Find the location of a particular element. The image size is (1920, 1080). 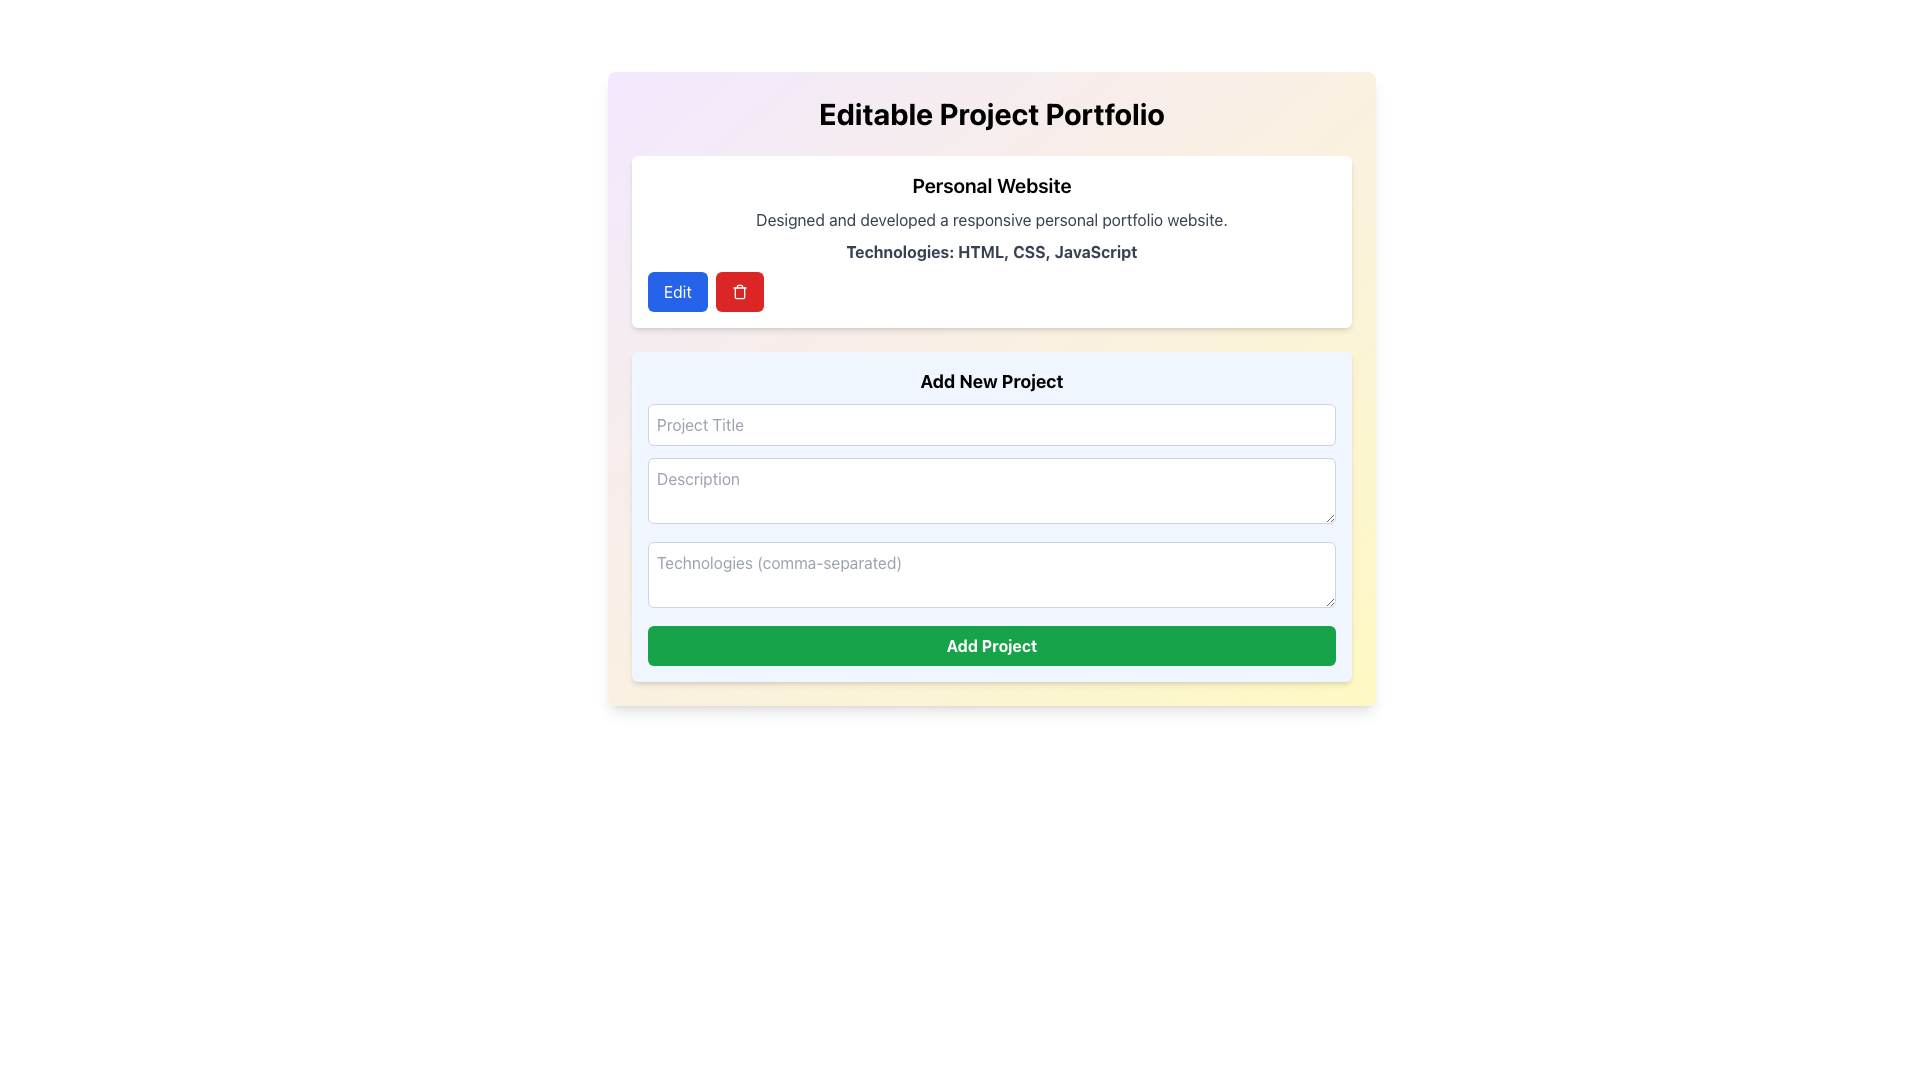

the static text line element that displays 'Technologies: HTML, CSS, JavaScript', which is bold and gray, positioned below the project description and above interactive buttons is located at coordinates (992, 250).